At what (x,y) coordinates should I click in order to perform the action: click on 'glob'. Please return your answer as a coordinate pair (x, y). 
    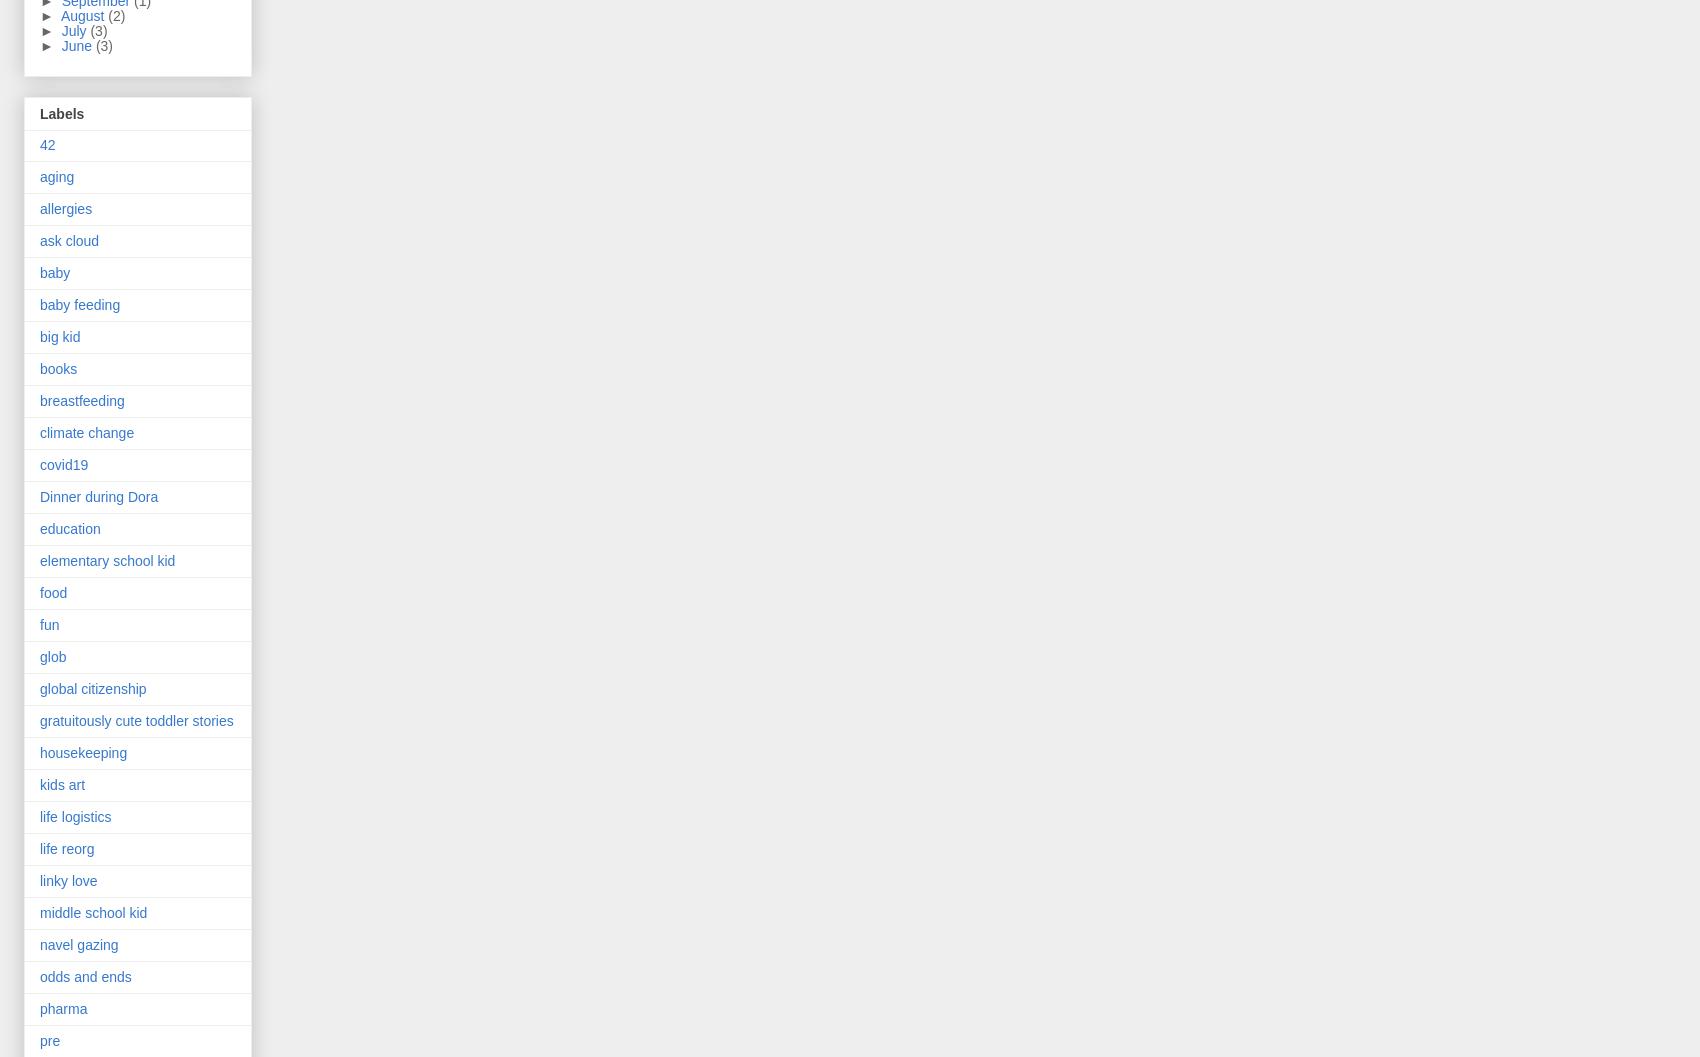
    Looking at the image, I should click on (53, 657).